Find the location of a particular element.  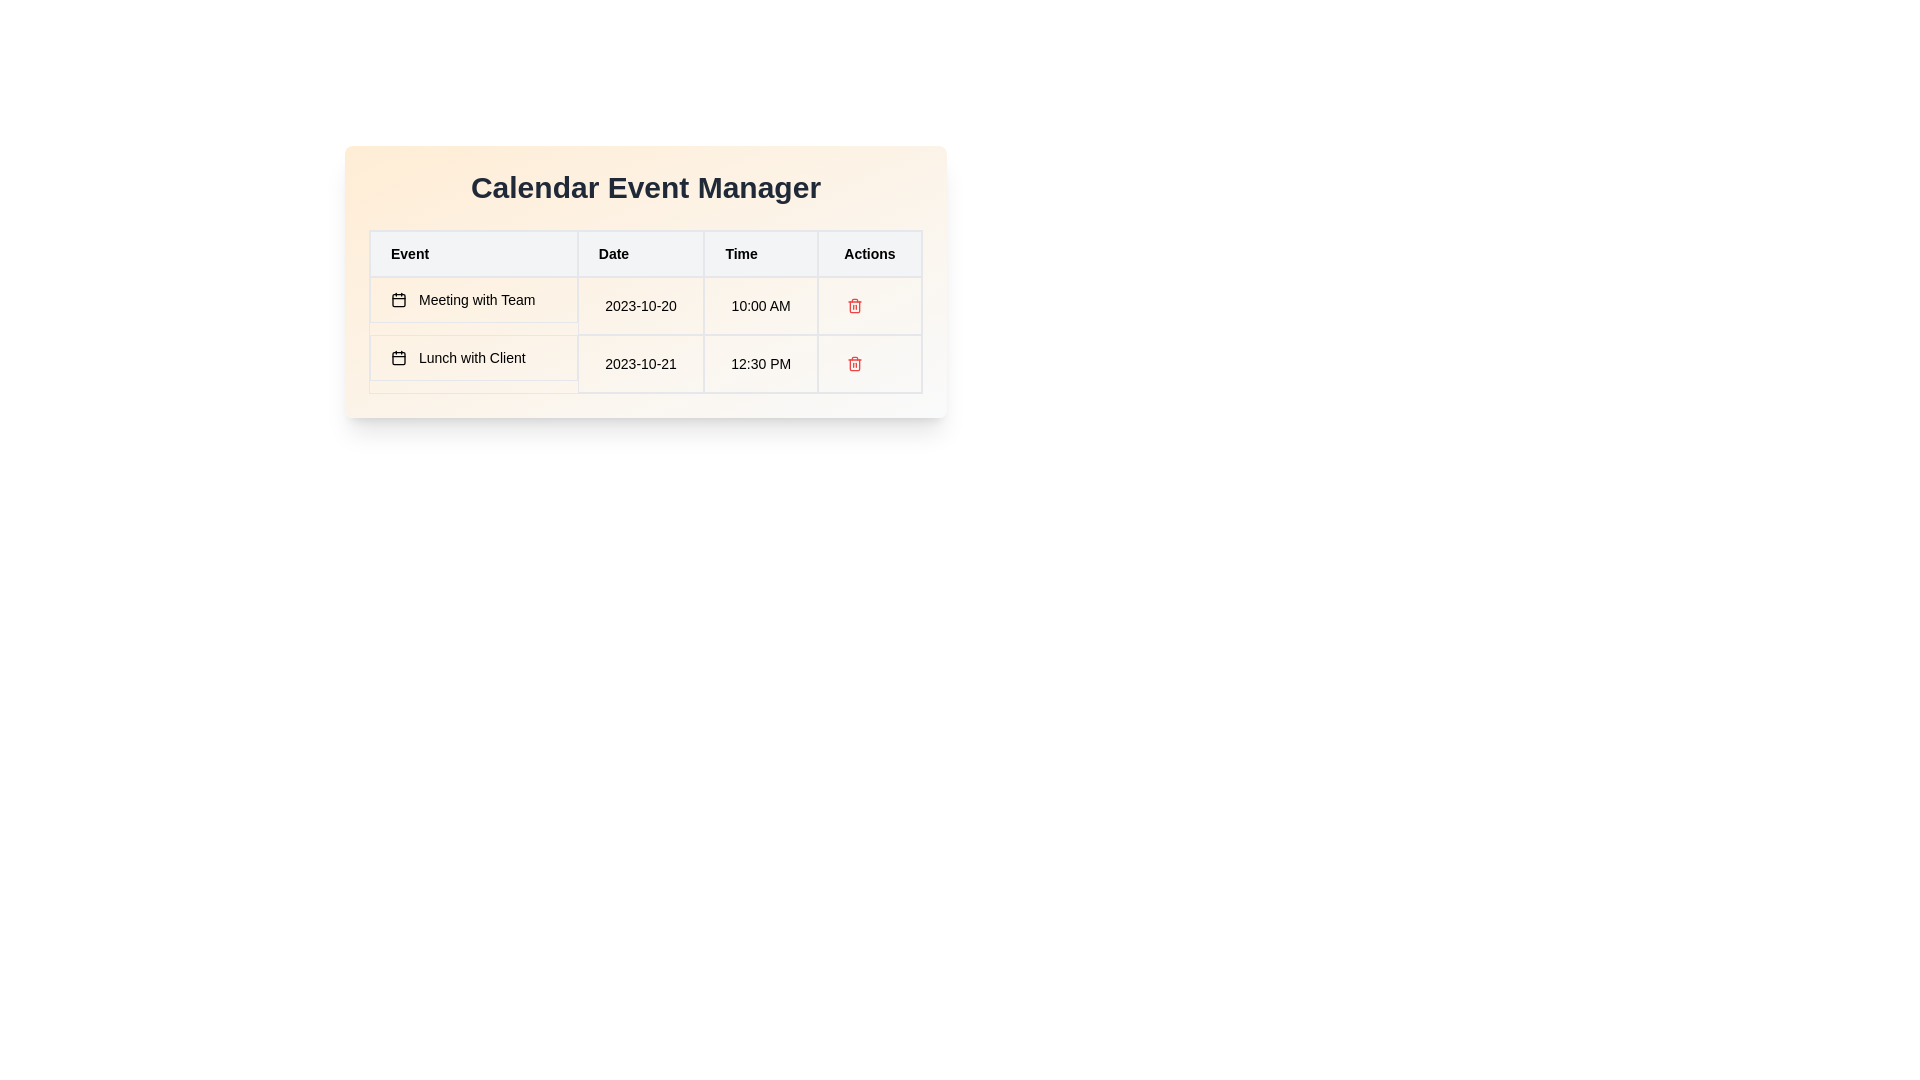

the trash bin icon button in the 'Actions' column of the second row in the 'Calendar Event Manager' table is located at coordinates (854, 363).